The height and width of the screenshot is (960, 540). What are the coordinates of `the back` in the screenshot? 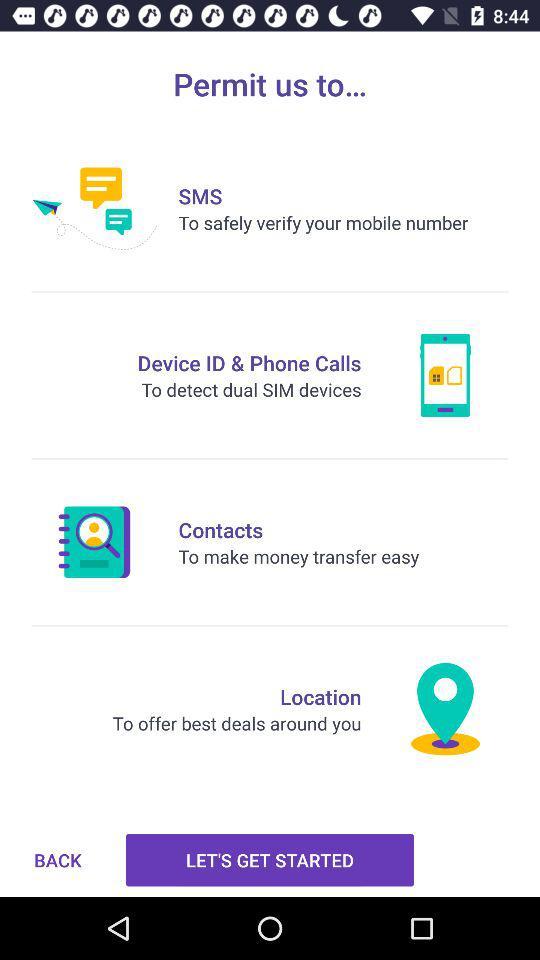 It's located at (57, 859).